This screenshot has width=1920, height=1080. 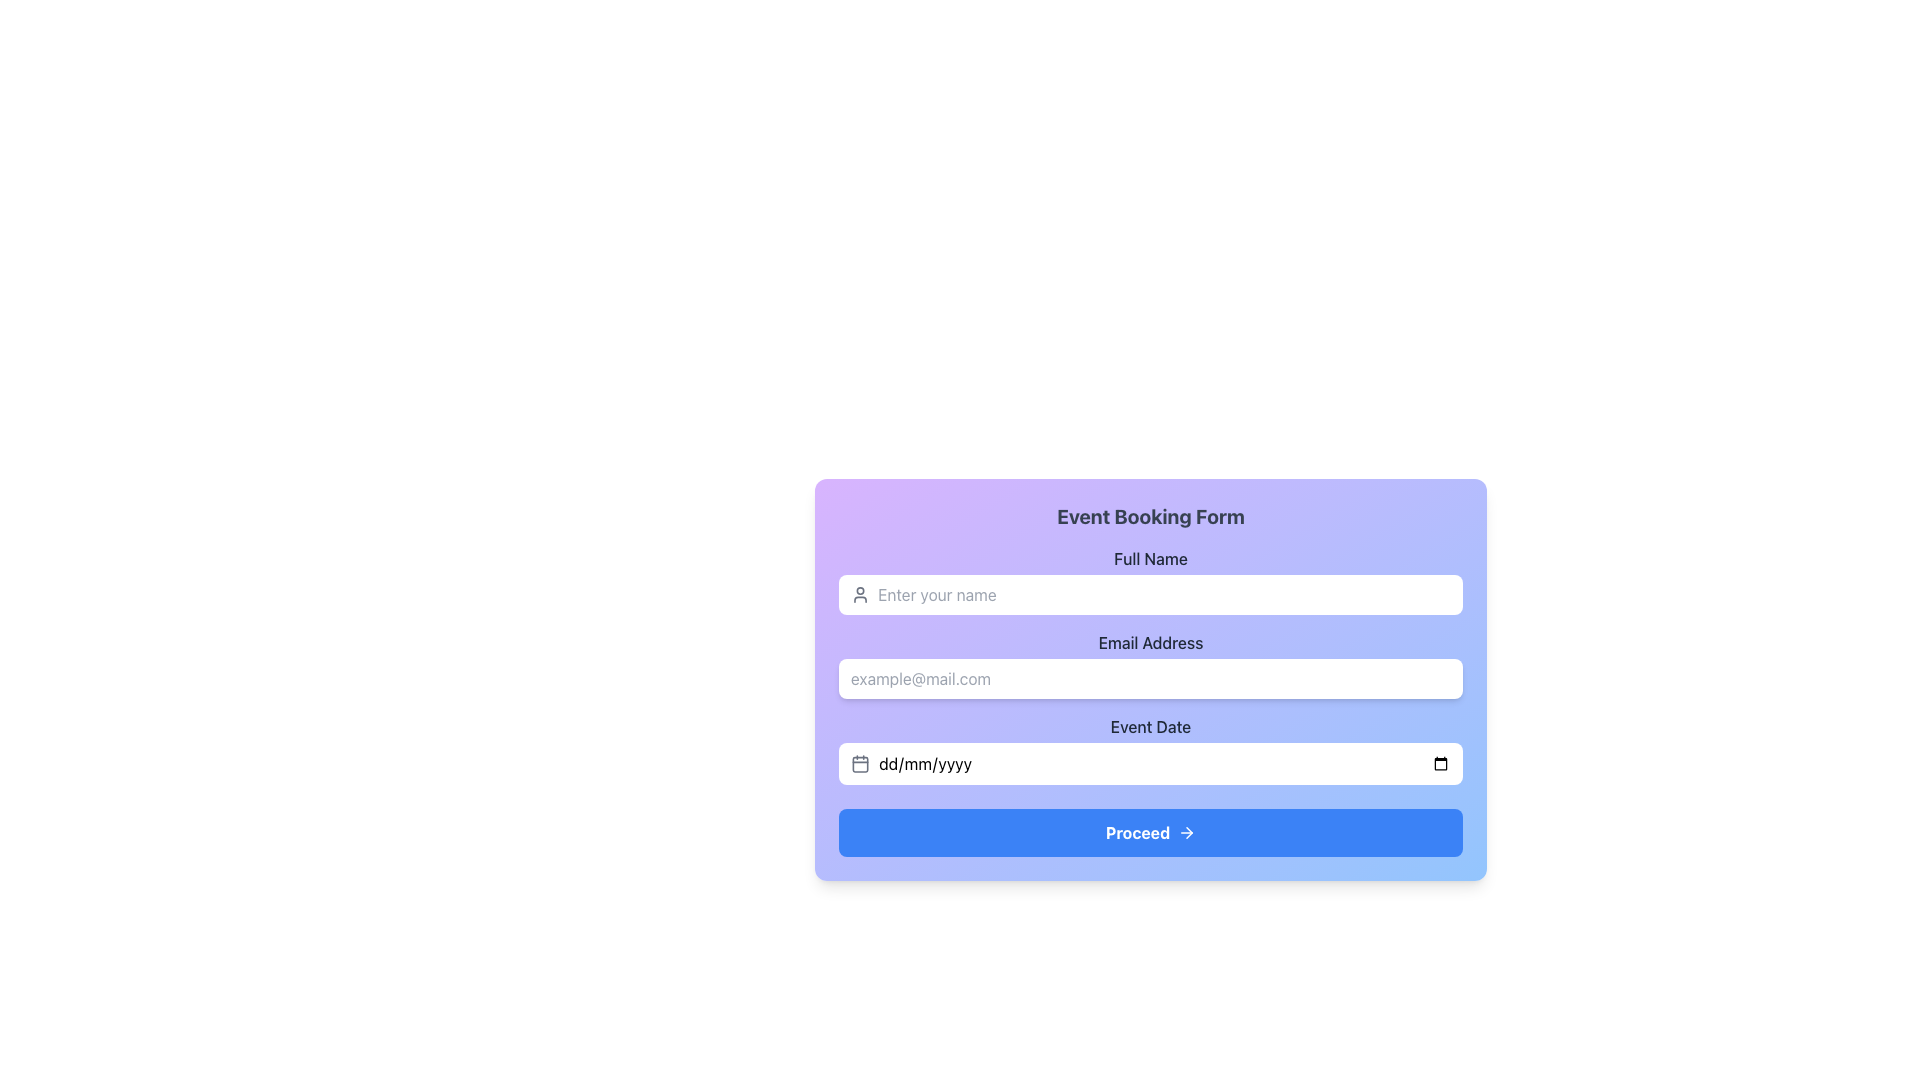 I want to click on the arrowhead icon embedded inside the 'Proceed' button, which indicates progression to the next step, so click(x=1189, y=833).